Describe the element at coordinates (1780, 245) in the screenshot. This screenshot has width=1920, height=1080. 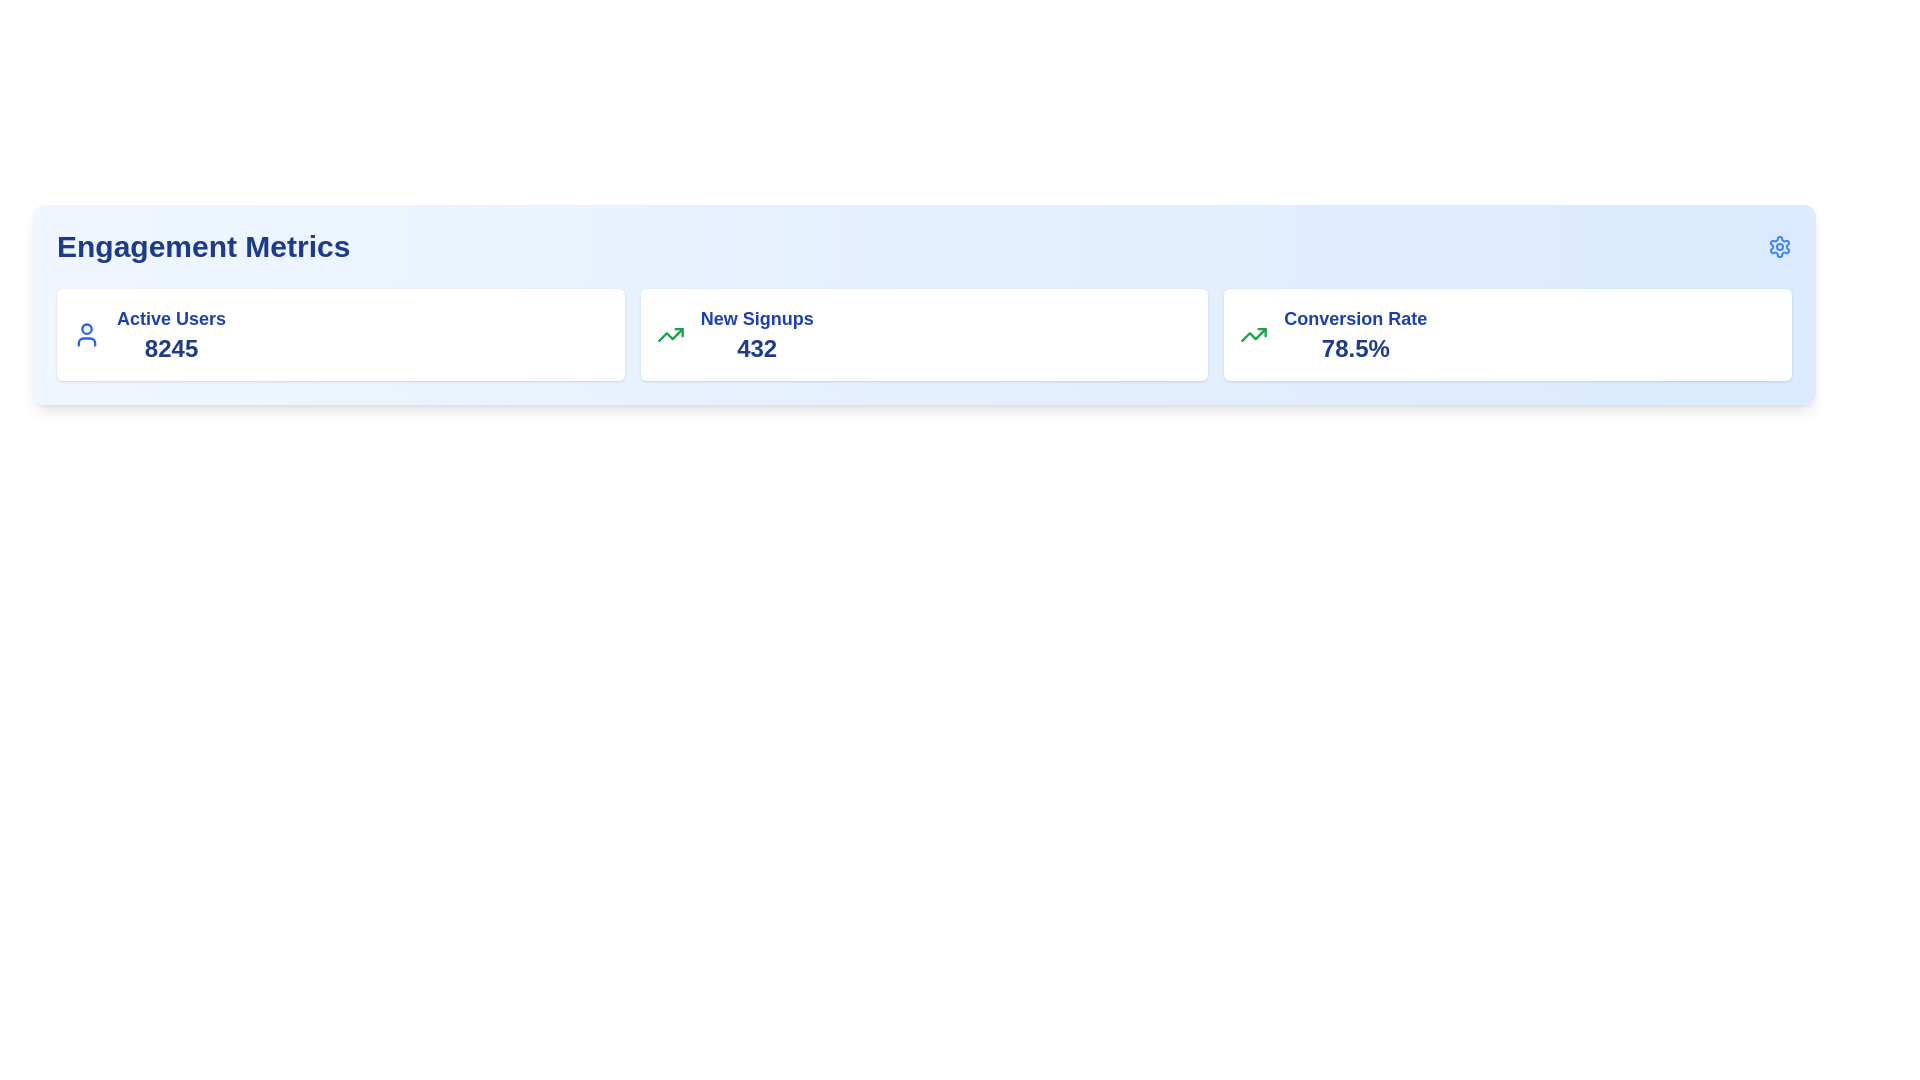
I see `the inner graphical element of the gear icon located on the far right side of the blue bar displaying engagement metrics` at that location.